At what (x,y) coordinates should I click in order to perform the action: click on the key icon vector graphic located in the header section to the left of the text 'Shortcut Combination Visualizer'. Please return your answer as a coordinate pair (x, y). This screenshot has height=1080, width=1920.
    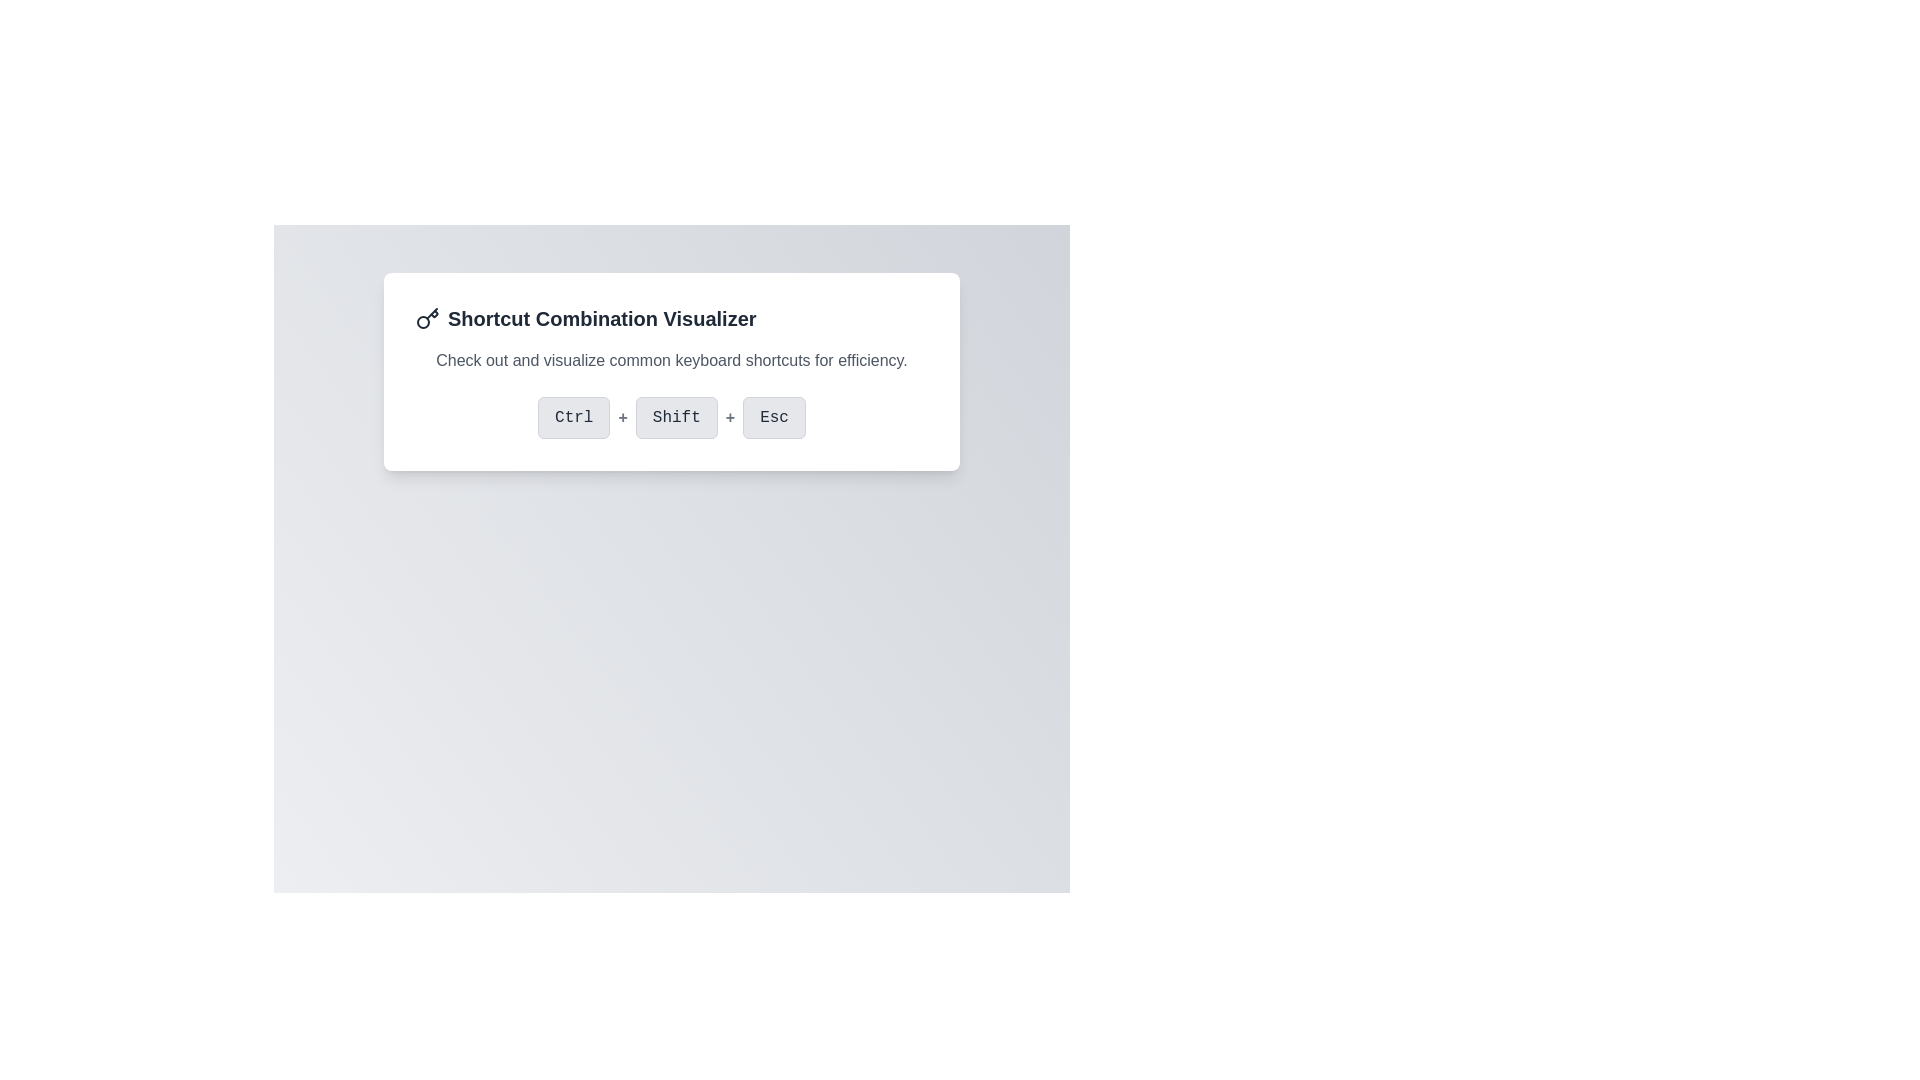
    Looking at the image, I should click on (426, 318).